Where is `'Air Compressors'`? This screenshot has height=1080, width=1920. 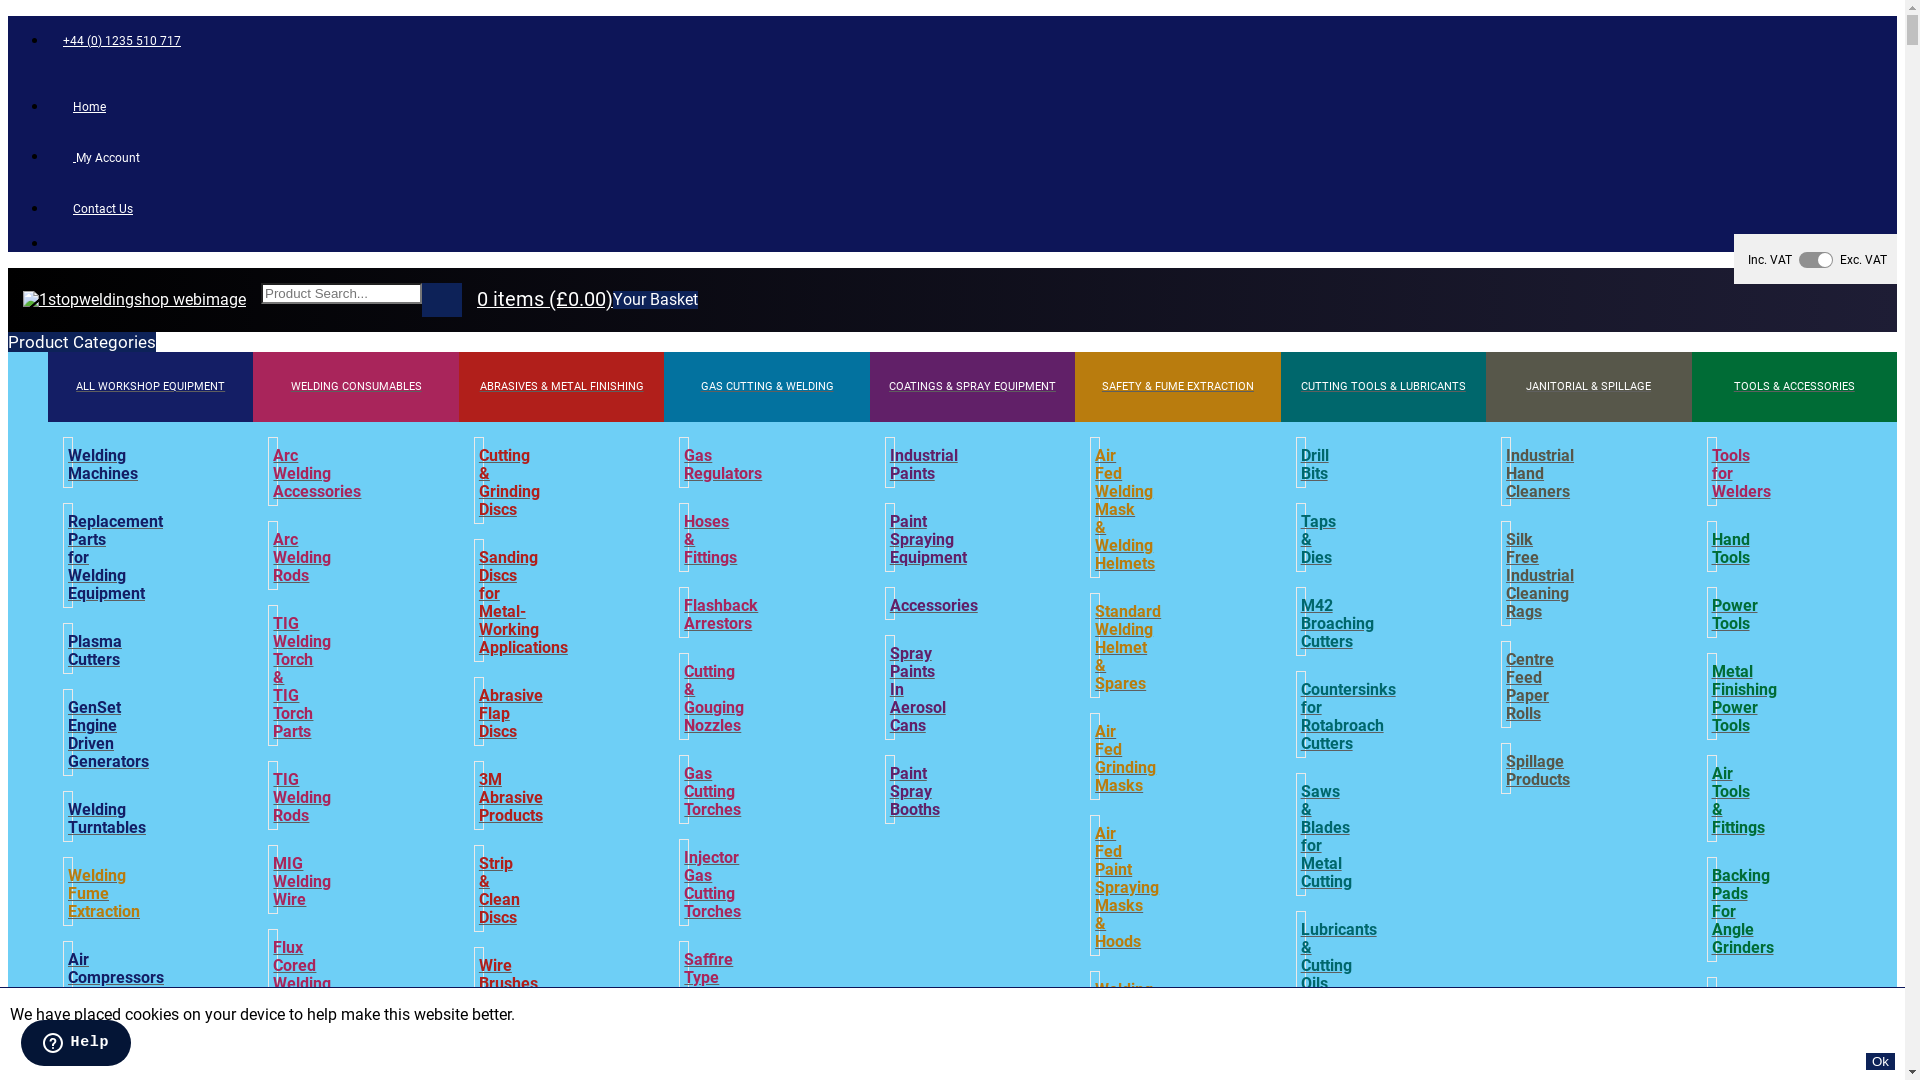
'Air Compressors' is located at coordinates (114, 967).